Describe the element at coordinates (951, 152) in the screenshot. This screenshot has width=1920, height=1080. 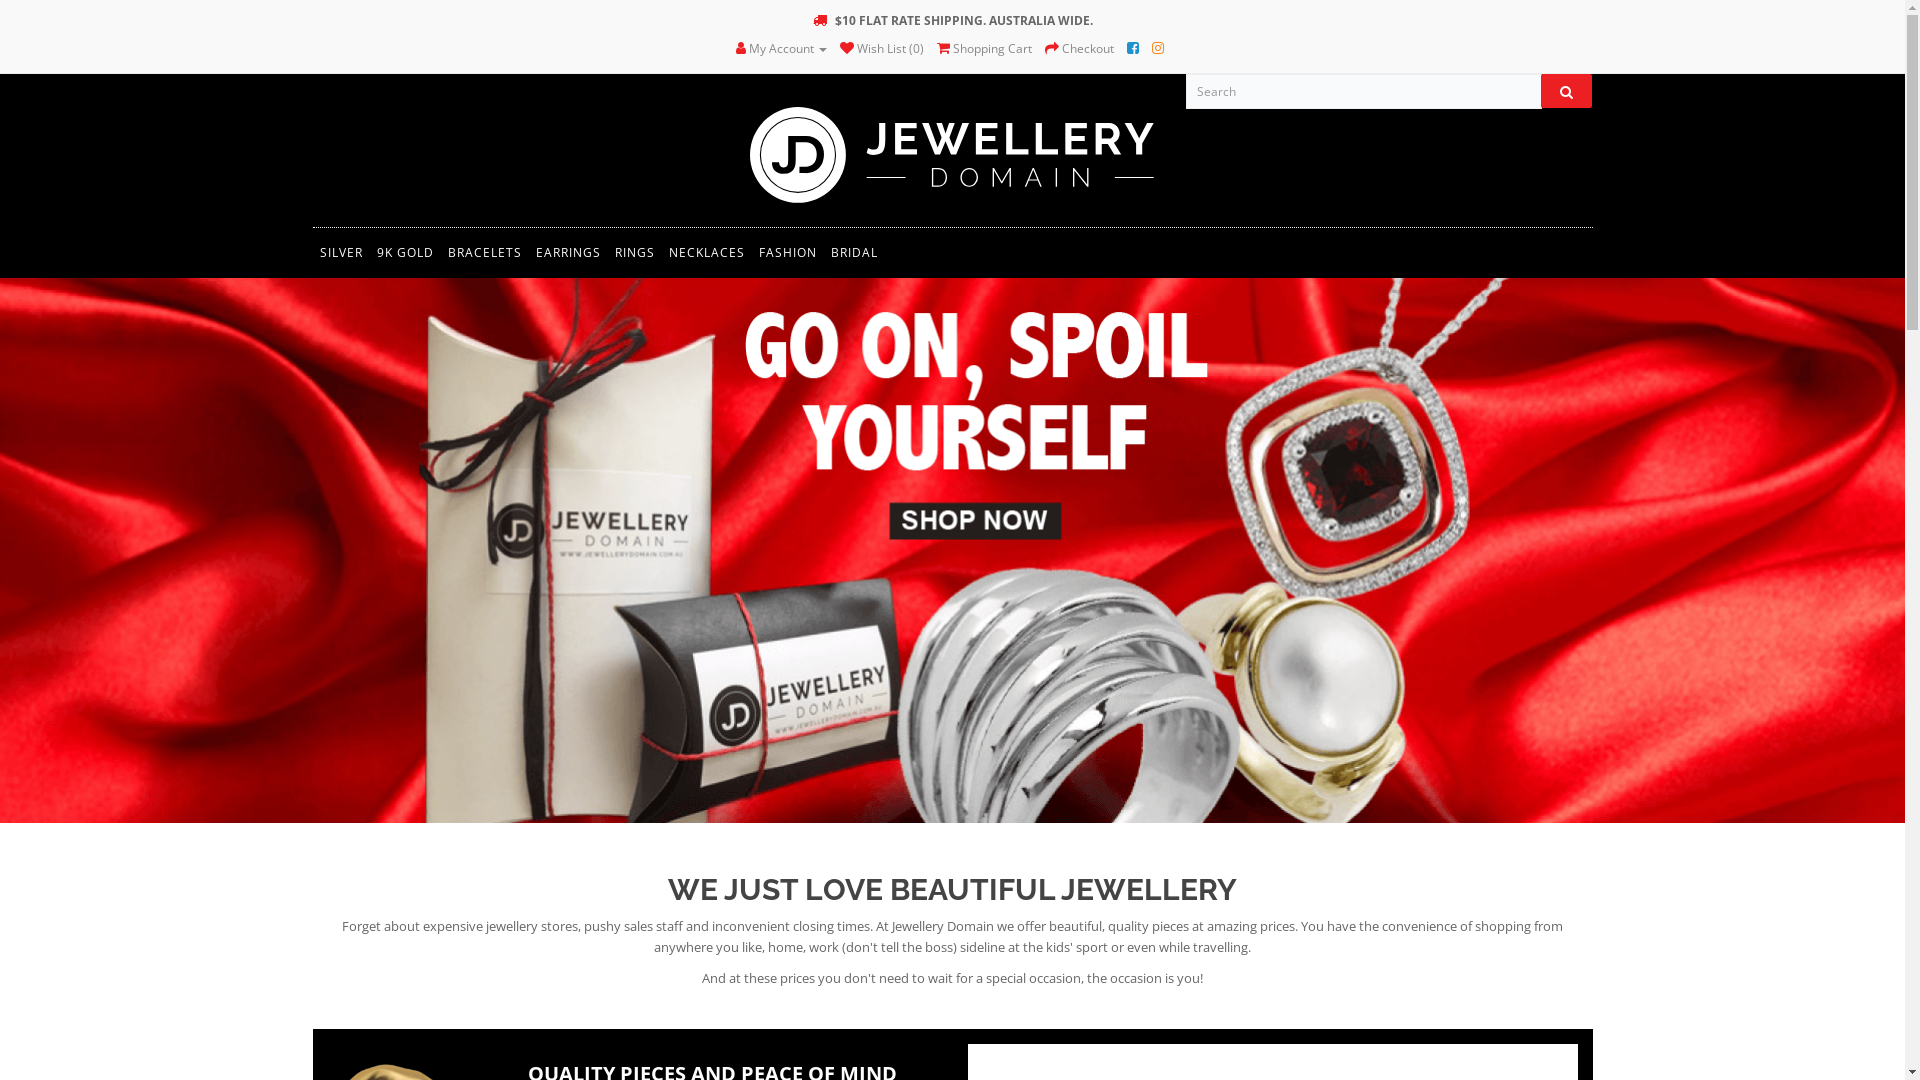
I see `'Jewellery Domain'` at that location.